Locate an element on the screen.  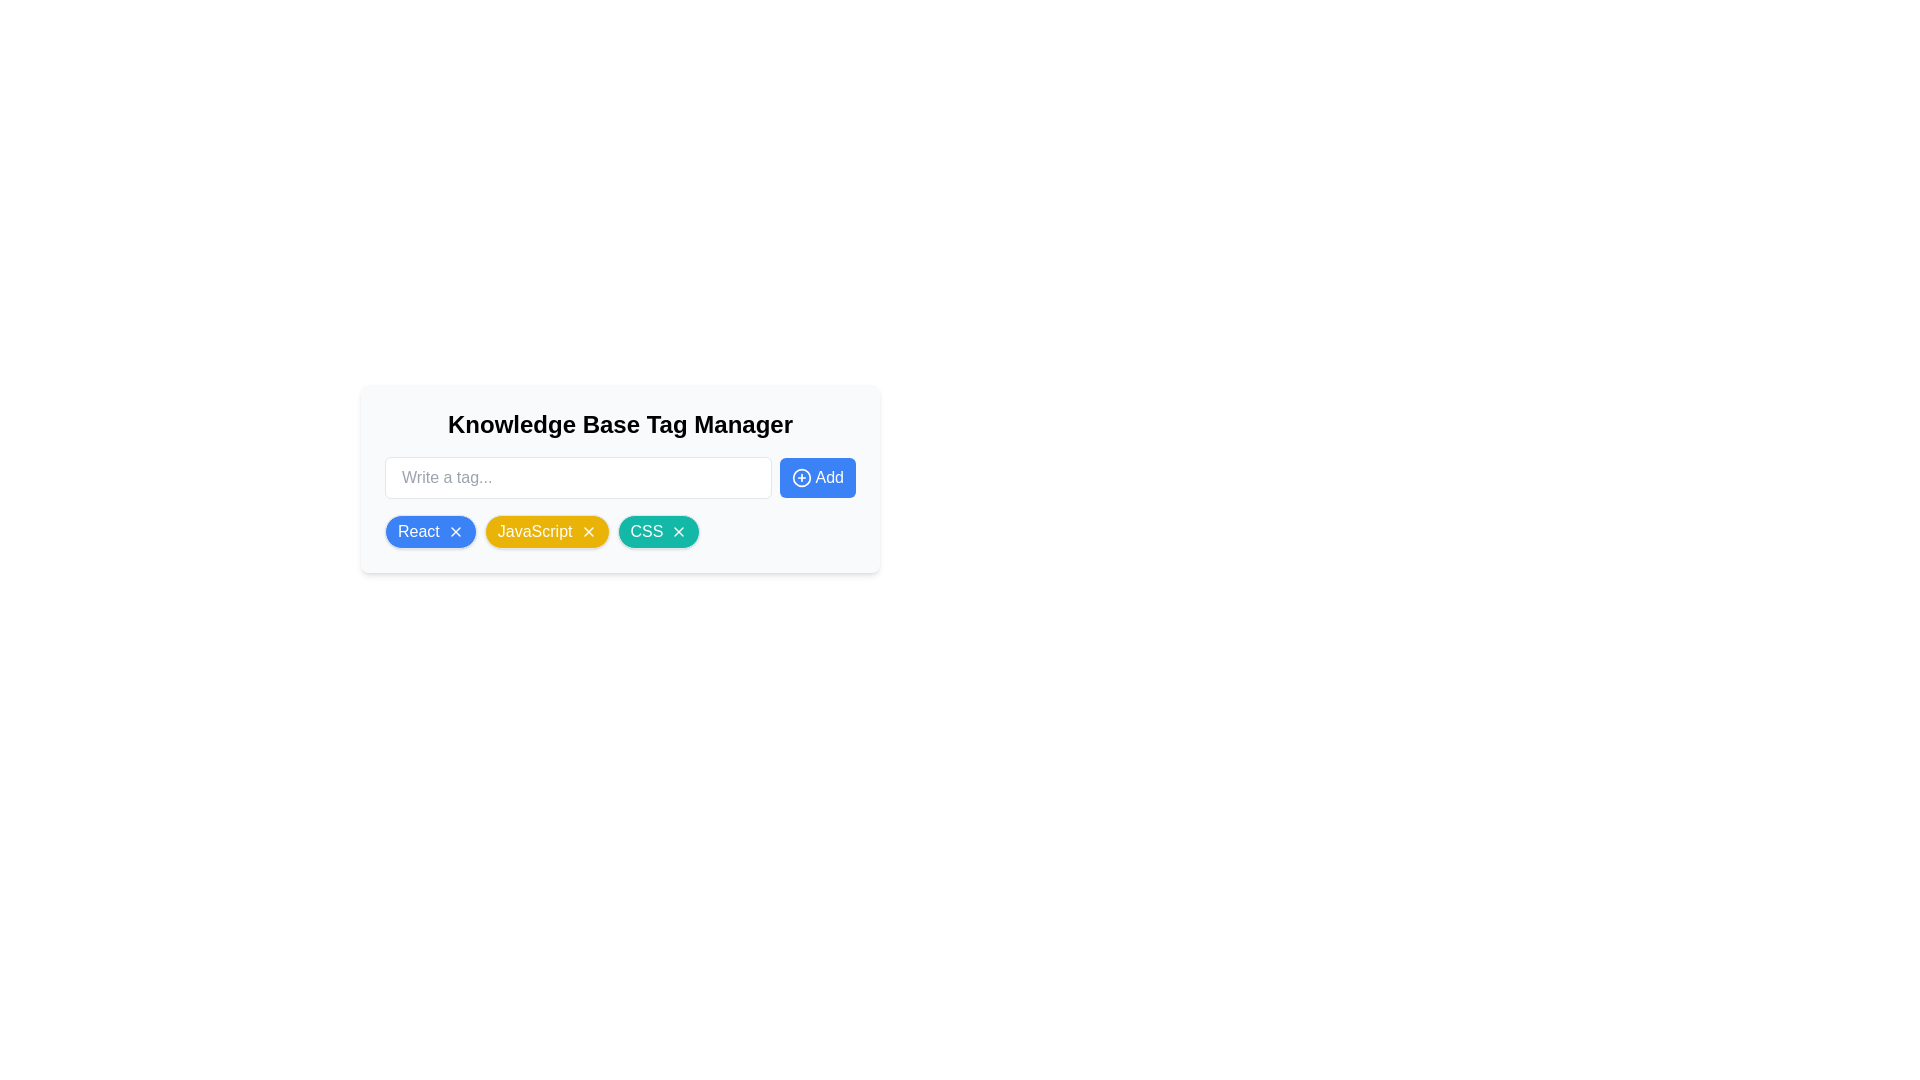
tag labeled 'CSS' which is the third item in a horizontal row of pill-shaped tags, located centrally in the interface is located at coordinates (658, 531).